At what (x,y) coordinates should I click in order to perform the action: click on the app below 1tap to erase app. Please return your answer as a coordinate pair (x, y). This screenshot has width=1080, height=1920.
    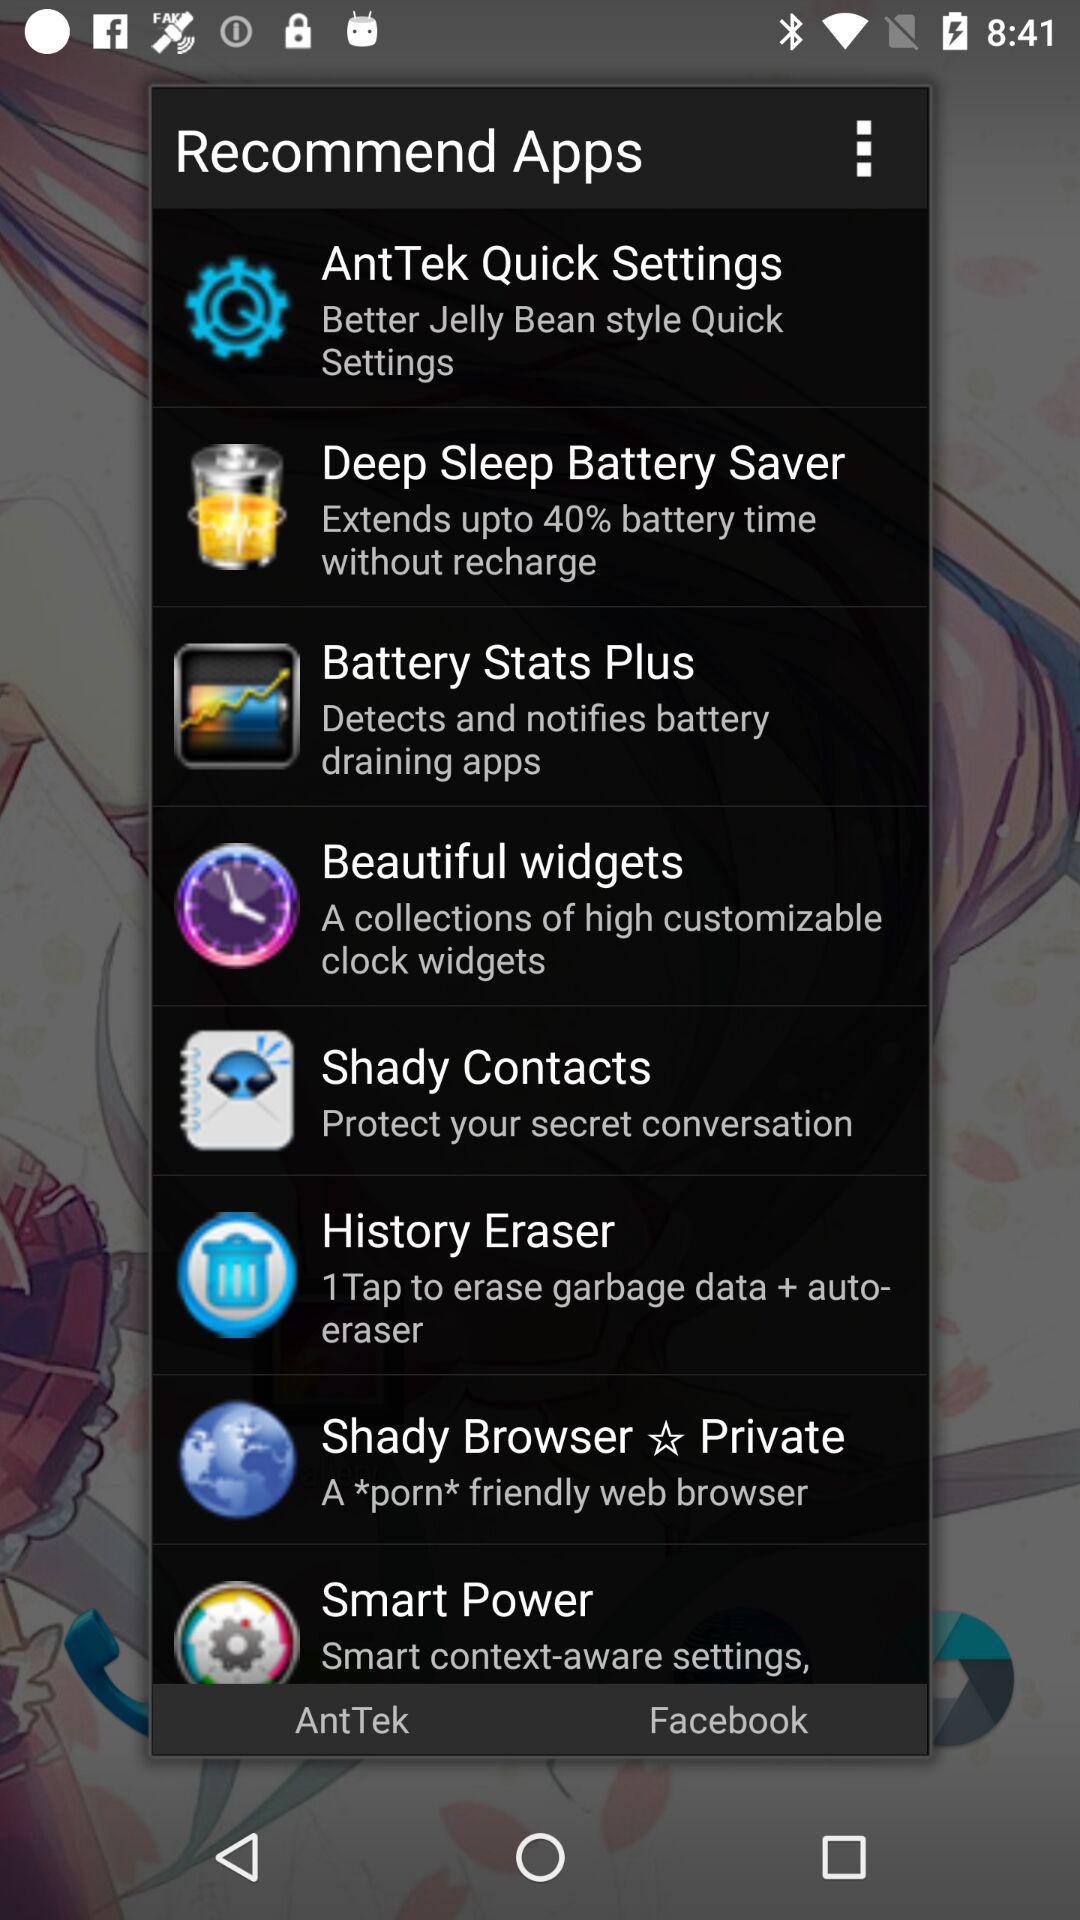
    Looking at the image, I should click on (612, 1433).